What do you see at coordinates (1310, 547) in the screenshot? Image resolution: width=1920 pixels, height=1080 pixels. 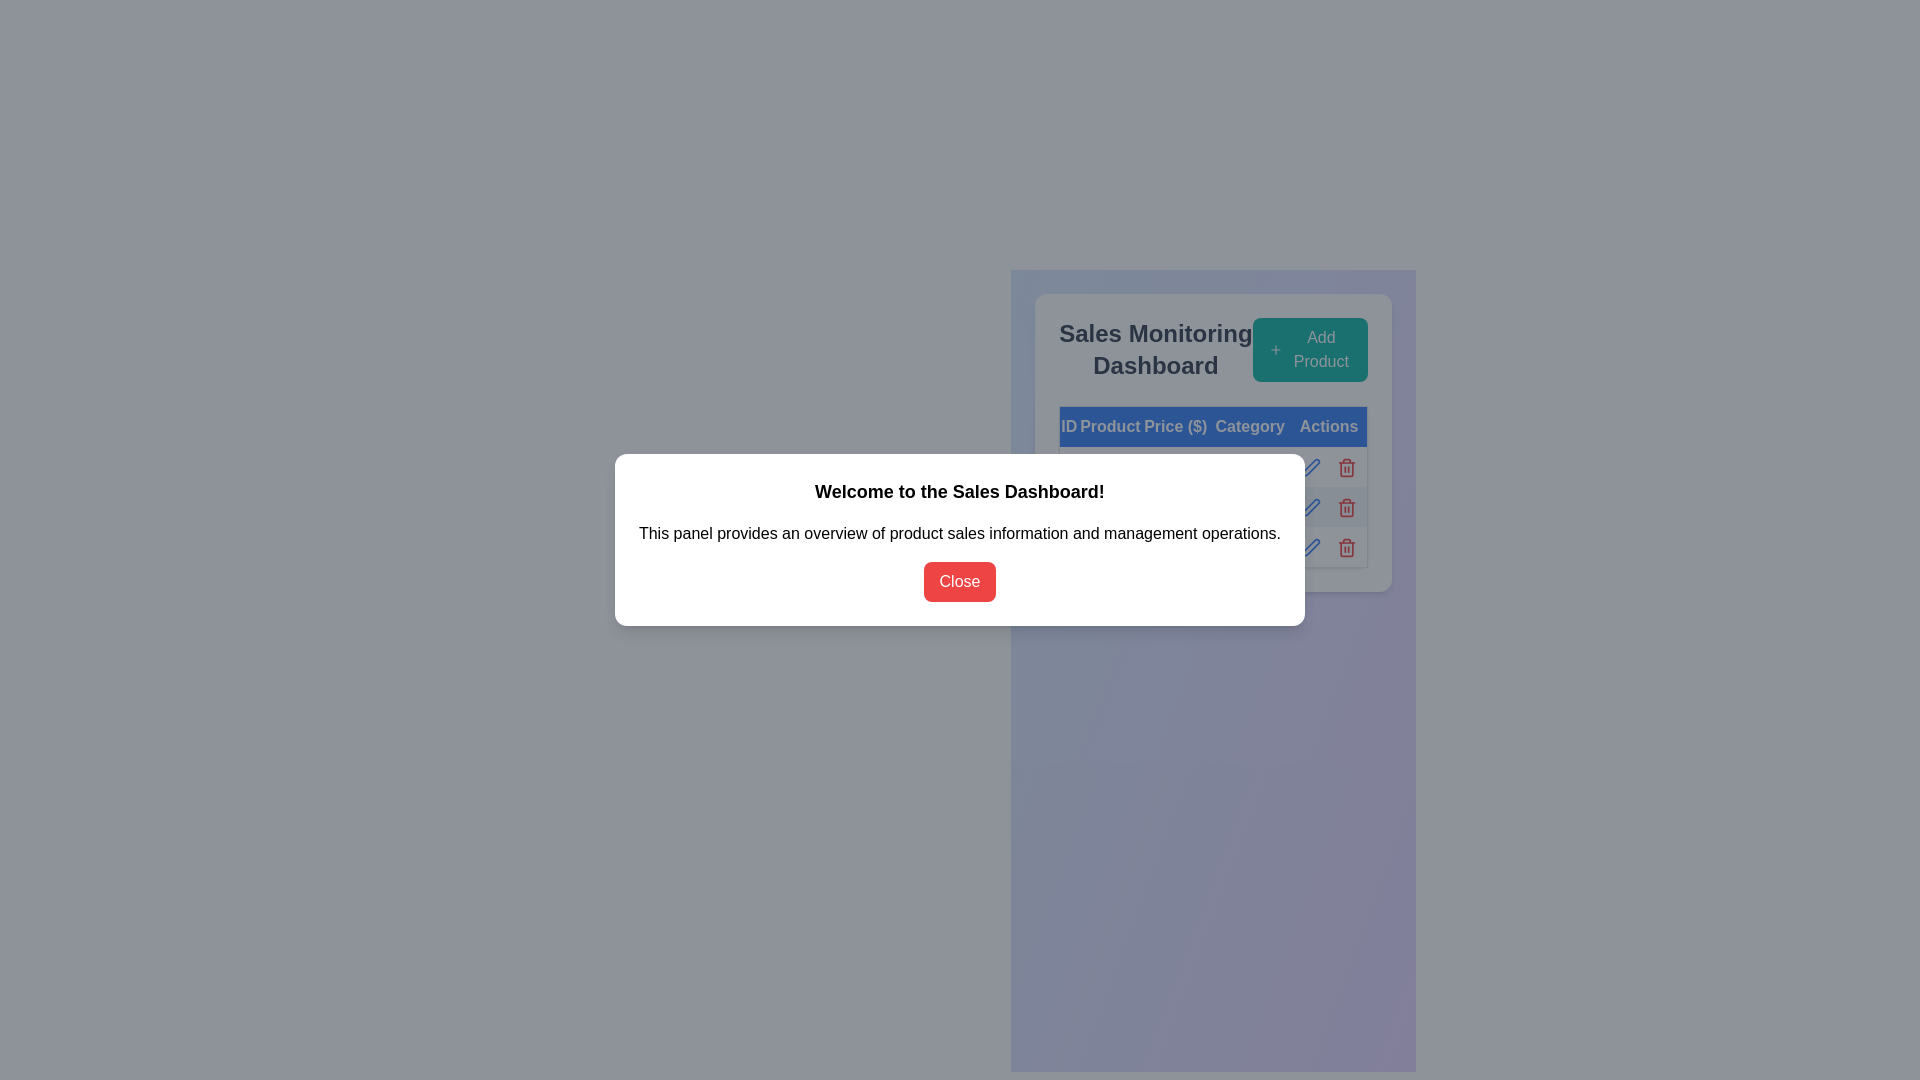 I see `the edit icon in the Actions column of the table` at bounding box center [1310, 547].